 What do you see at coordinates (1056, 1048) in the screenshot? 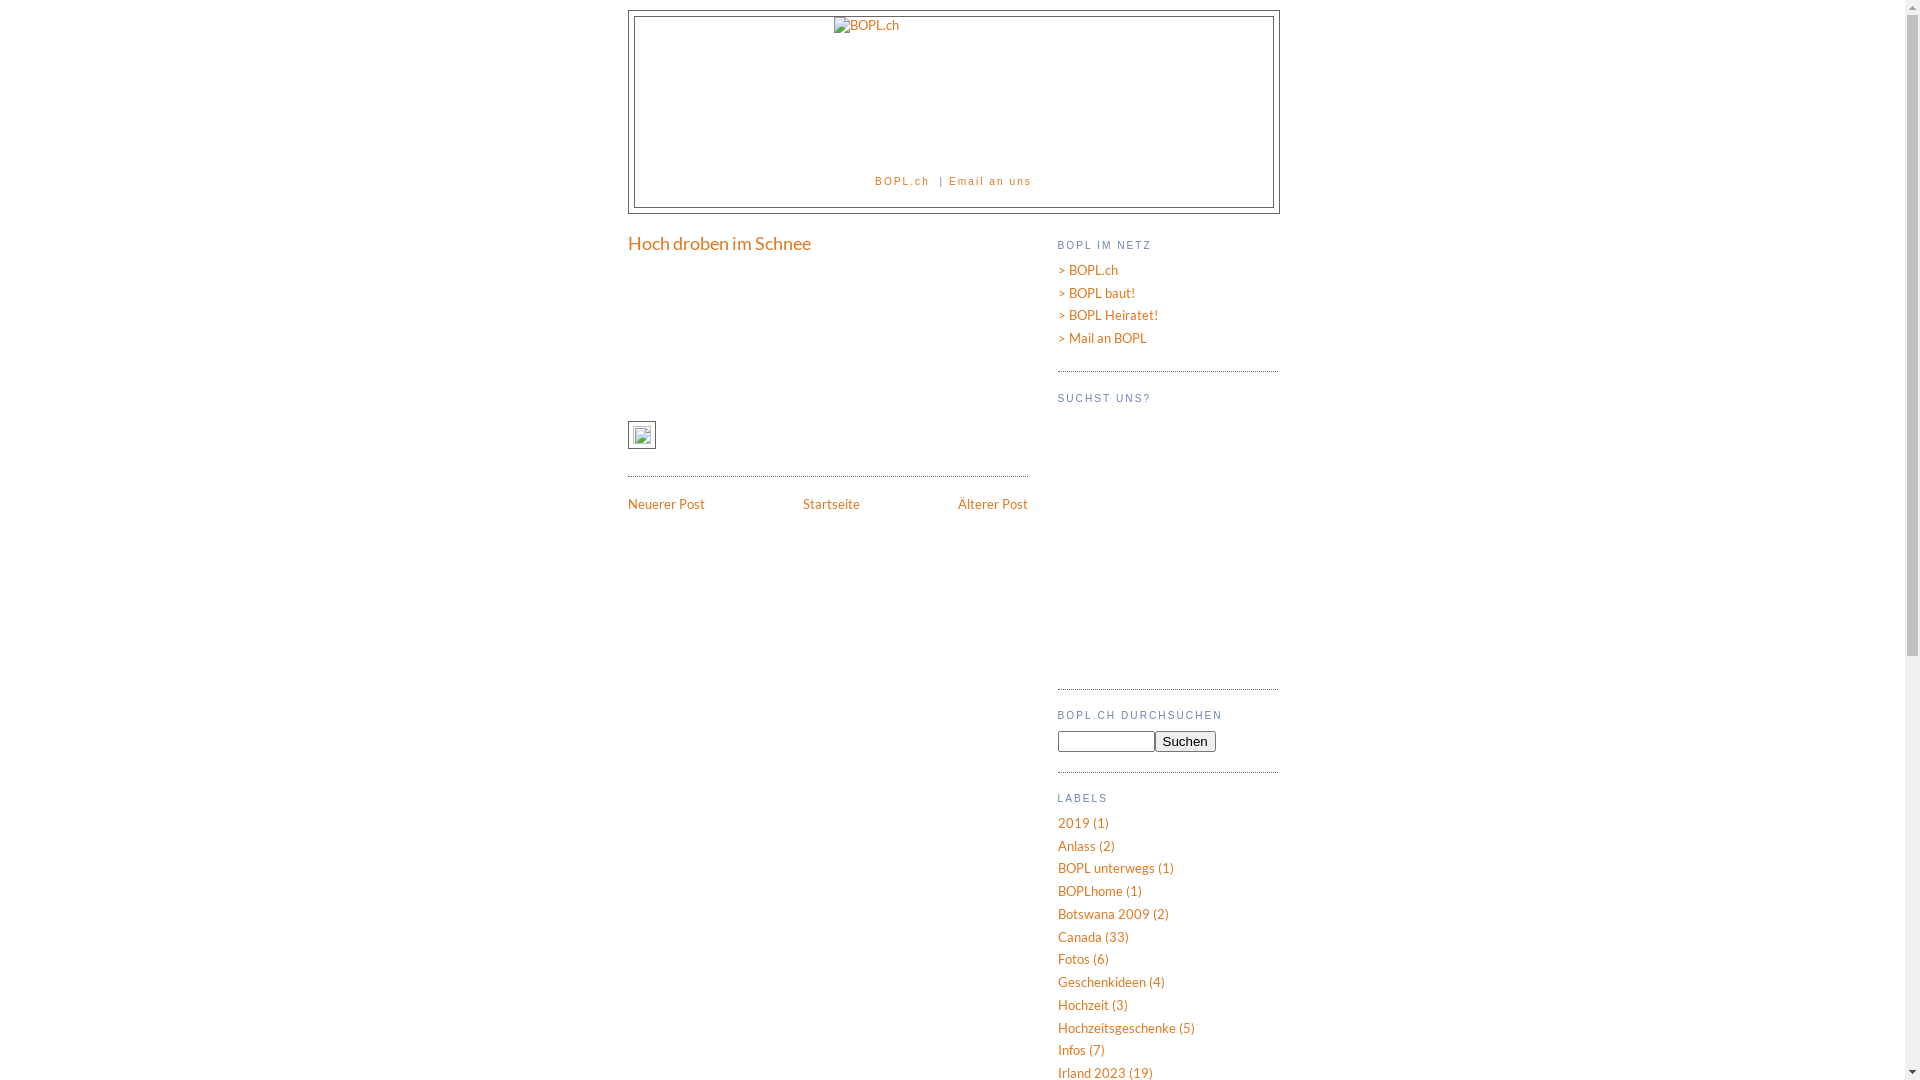
I see `'Infos'` at bounding box center [1056, 1048].